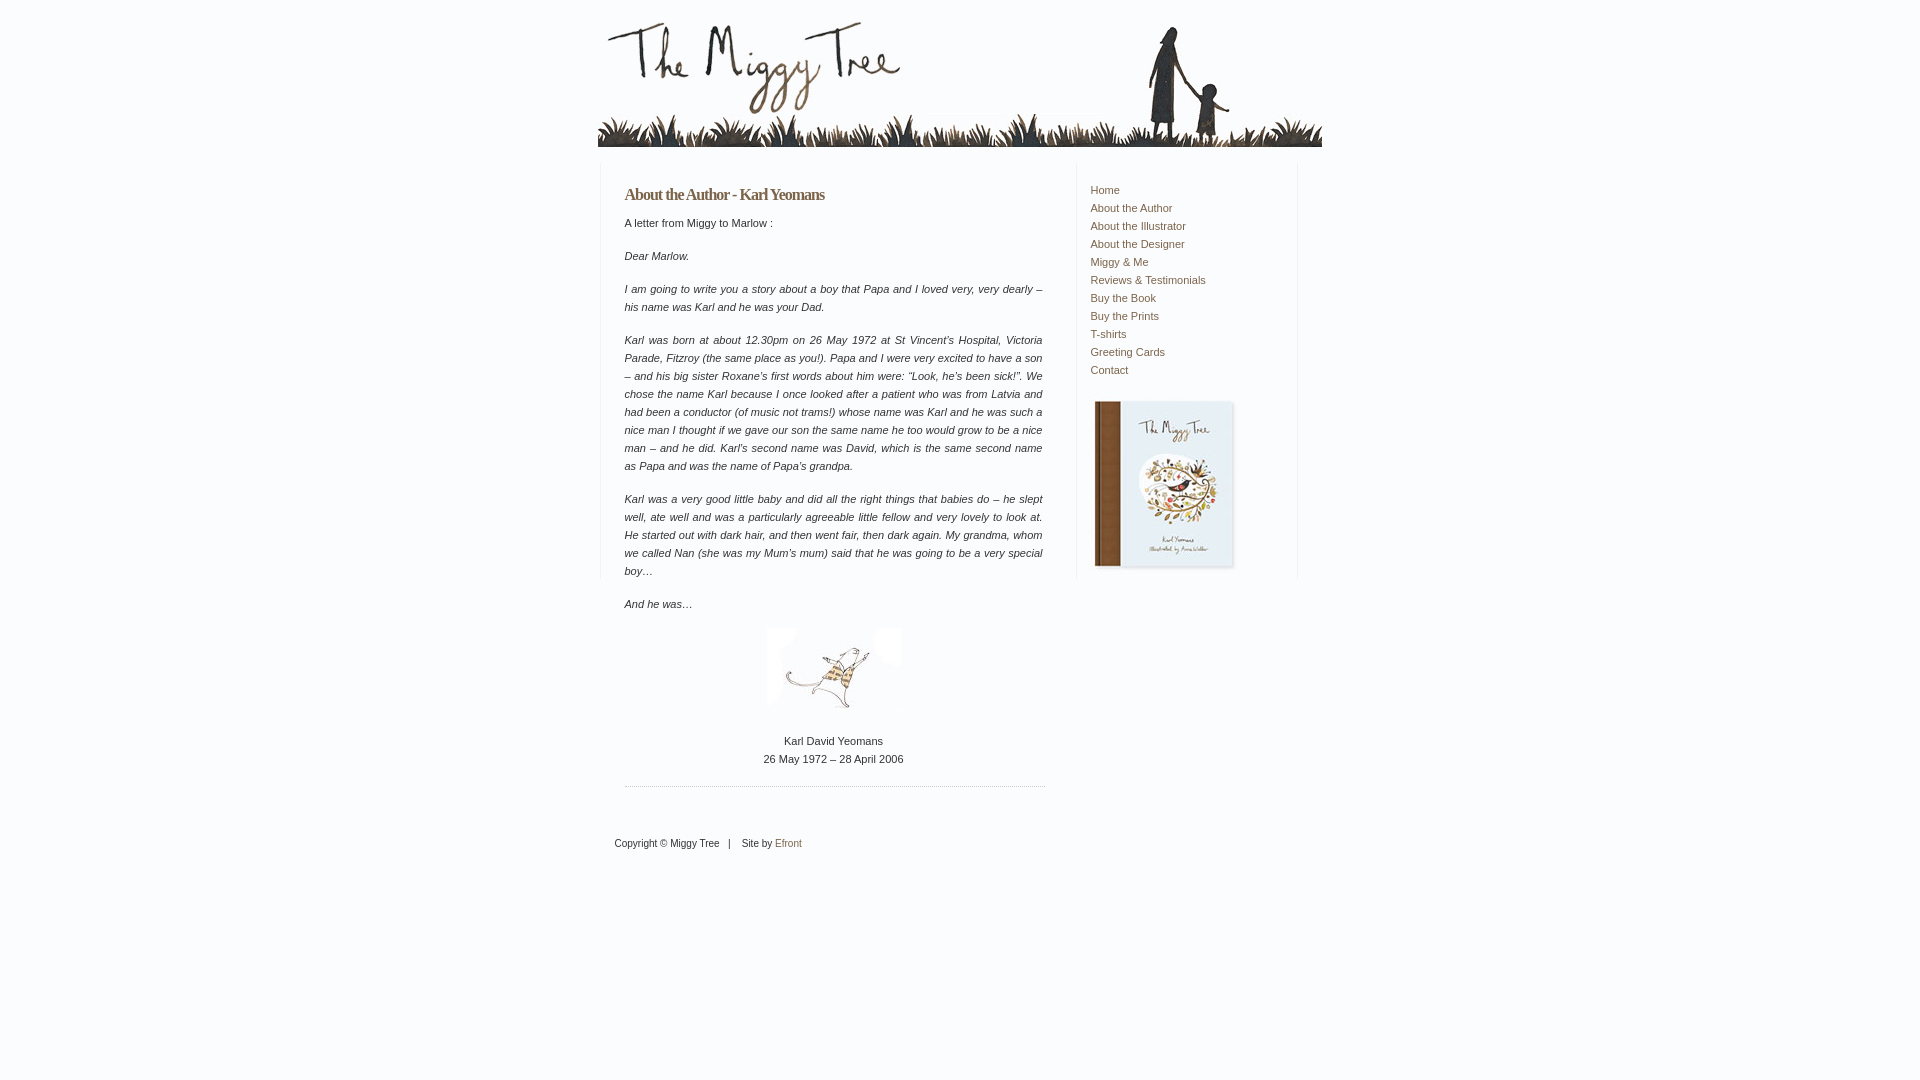 The image size is (1920, 1080). What do you see at coordinates (787, 843) in the screenshot?
I see `'Efront'` at bounding box center [787, 843].